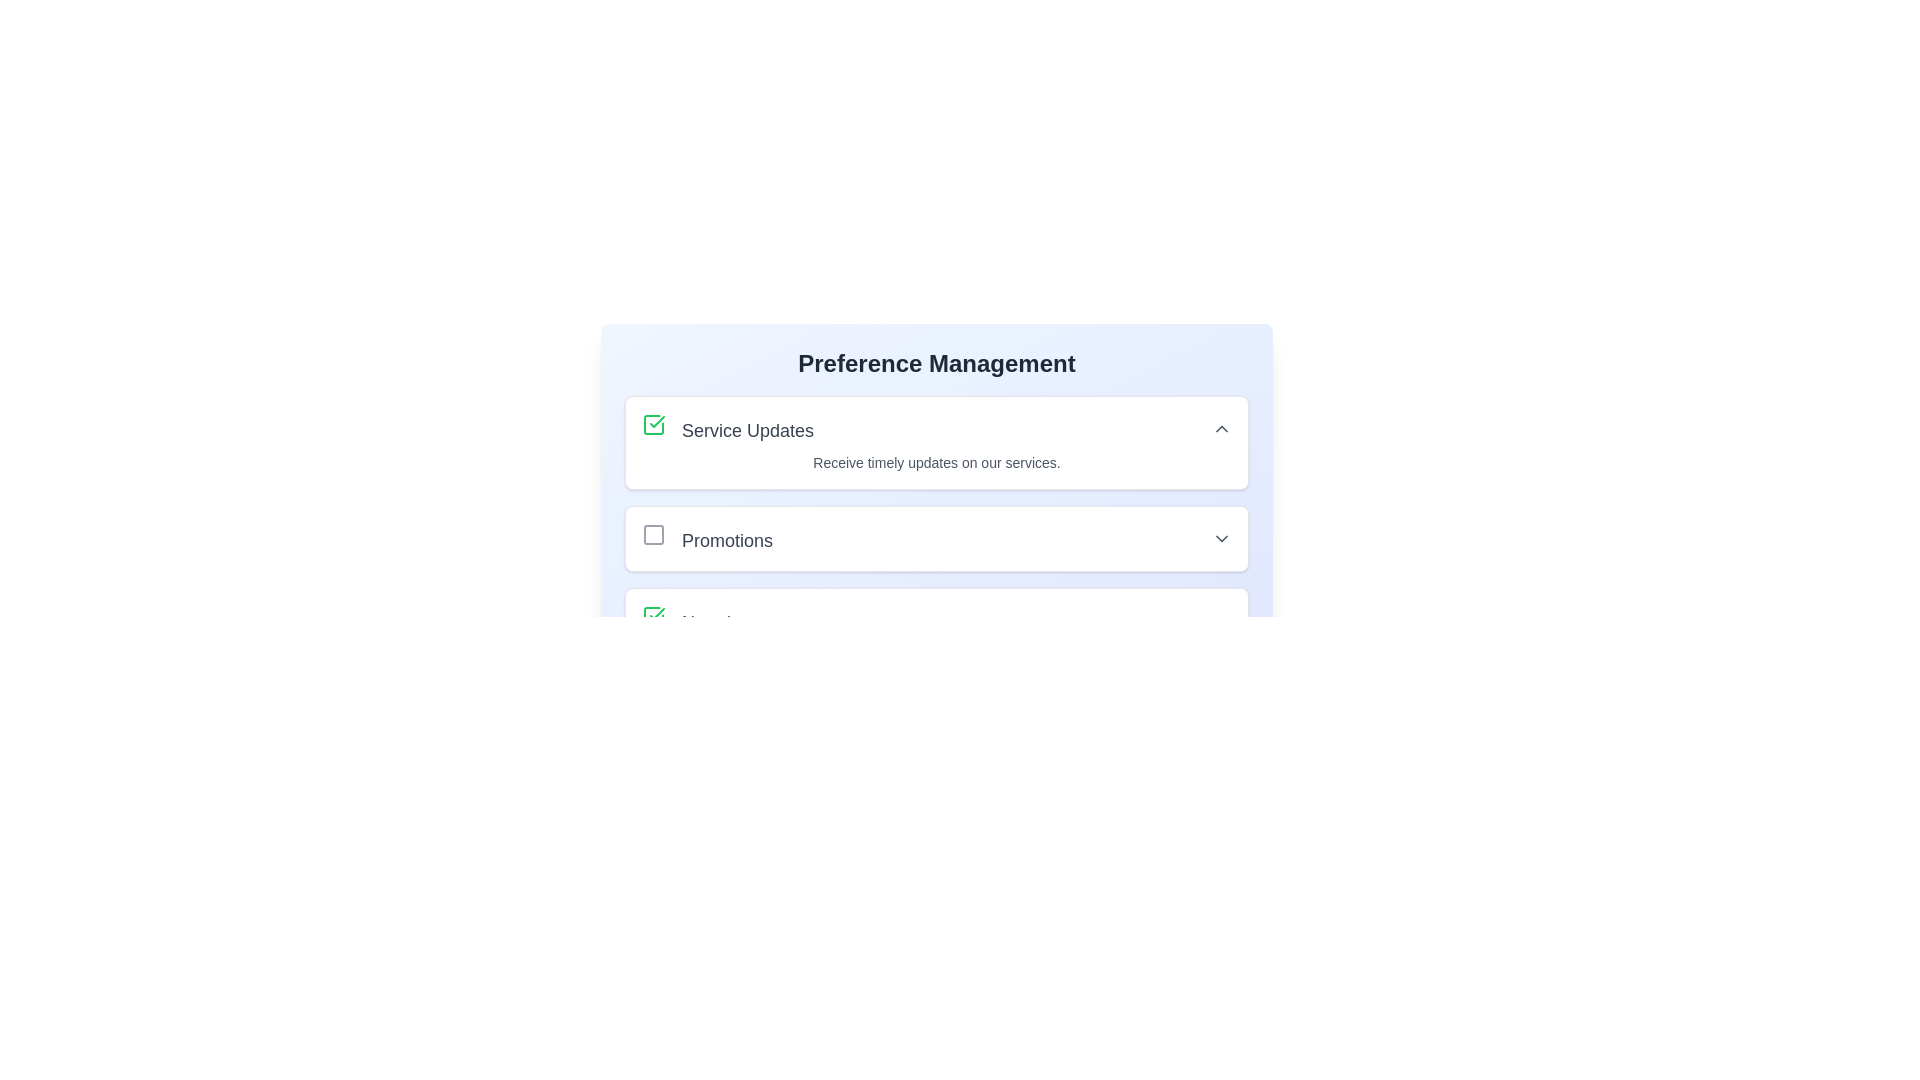 Image resolution: width=1920 pixels, height=1080 pixels. Describe the element at coordinates (653, 534) in the screenshot. I see `the checkbox for keyboard navigation by targeting the checkbox located in the 'Preference Management' section, specifically the second item related to 'Promotions'` at that location.